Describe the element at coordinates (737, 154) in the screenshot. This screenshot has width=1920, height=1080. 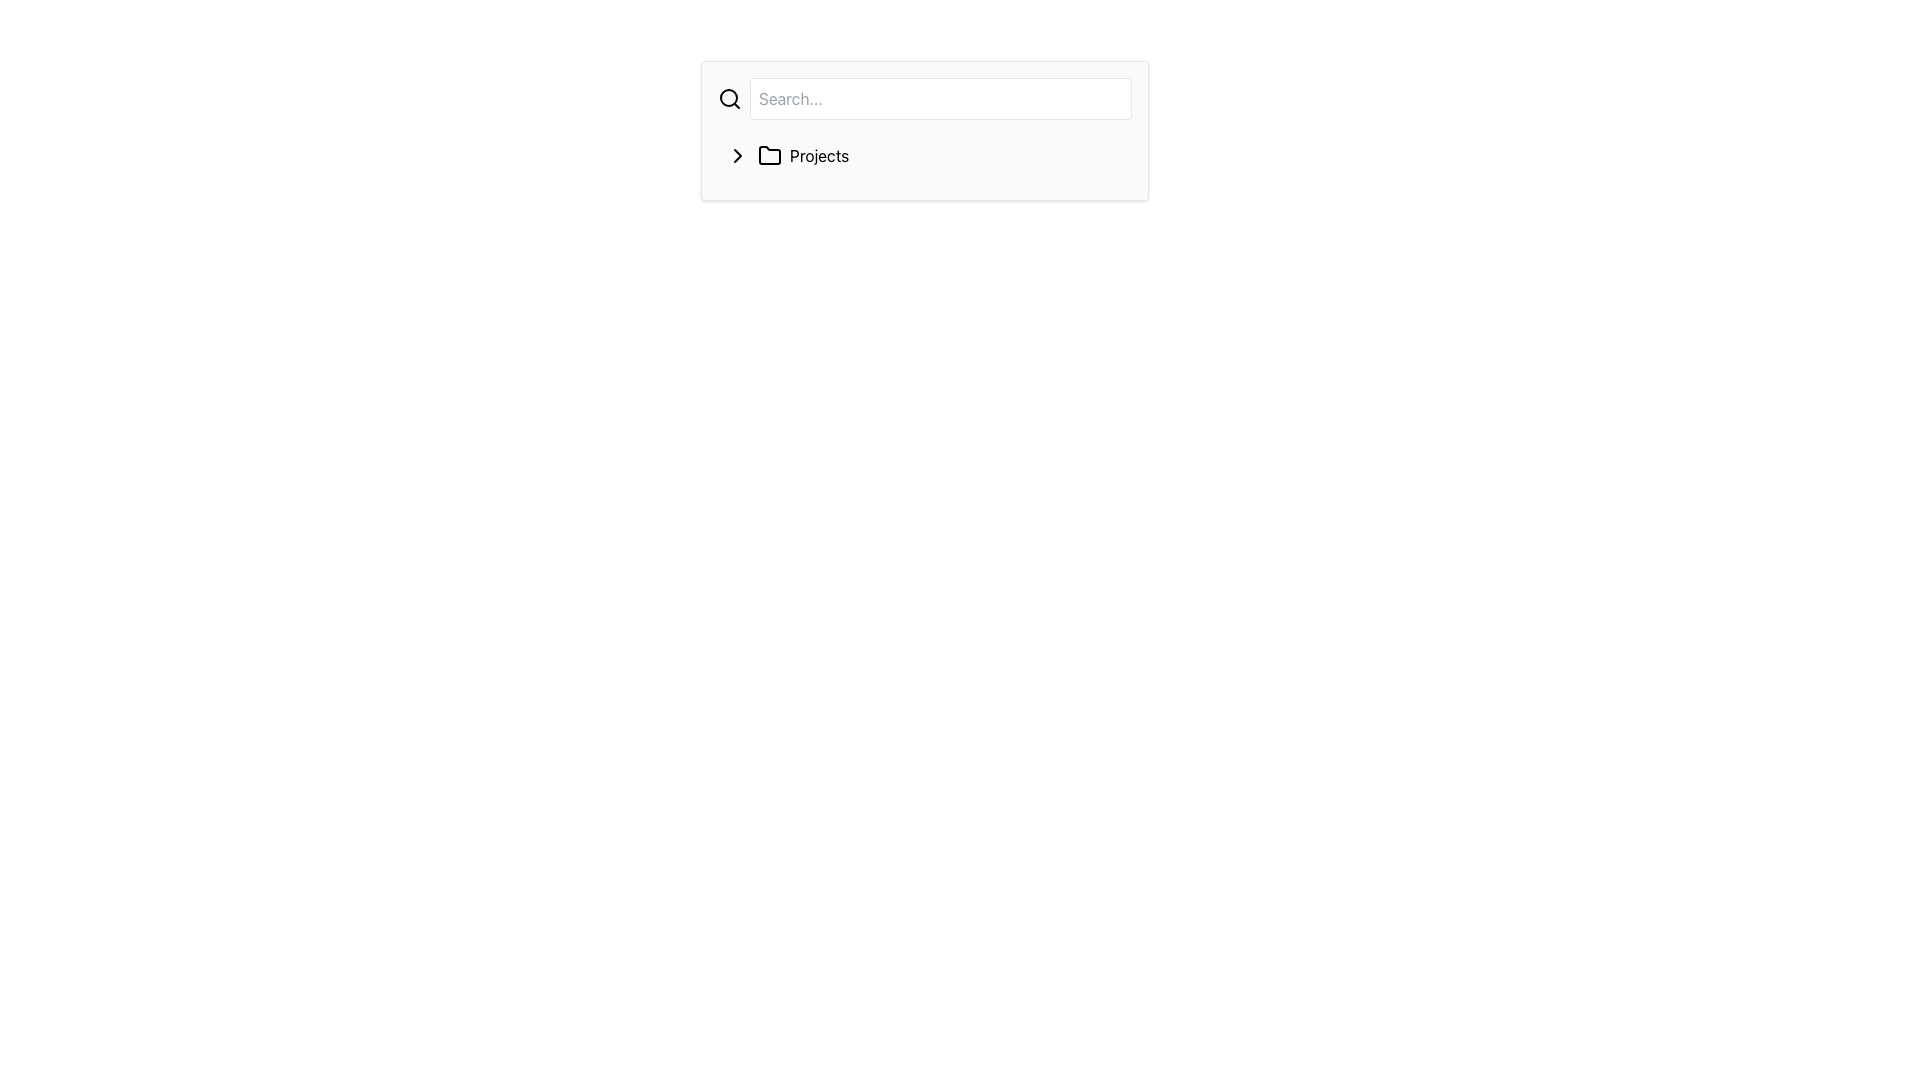
I see `the SVG Icon (Chevron) located to the left of the 'Projects' folder icon` at that location.